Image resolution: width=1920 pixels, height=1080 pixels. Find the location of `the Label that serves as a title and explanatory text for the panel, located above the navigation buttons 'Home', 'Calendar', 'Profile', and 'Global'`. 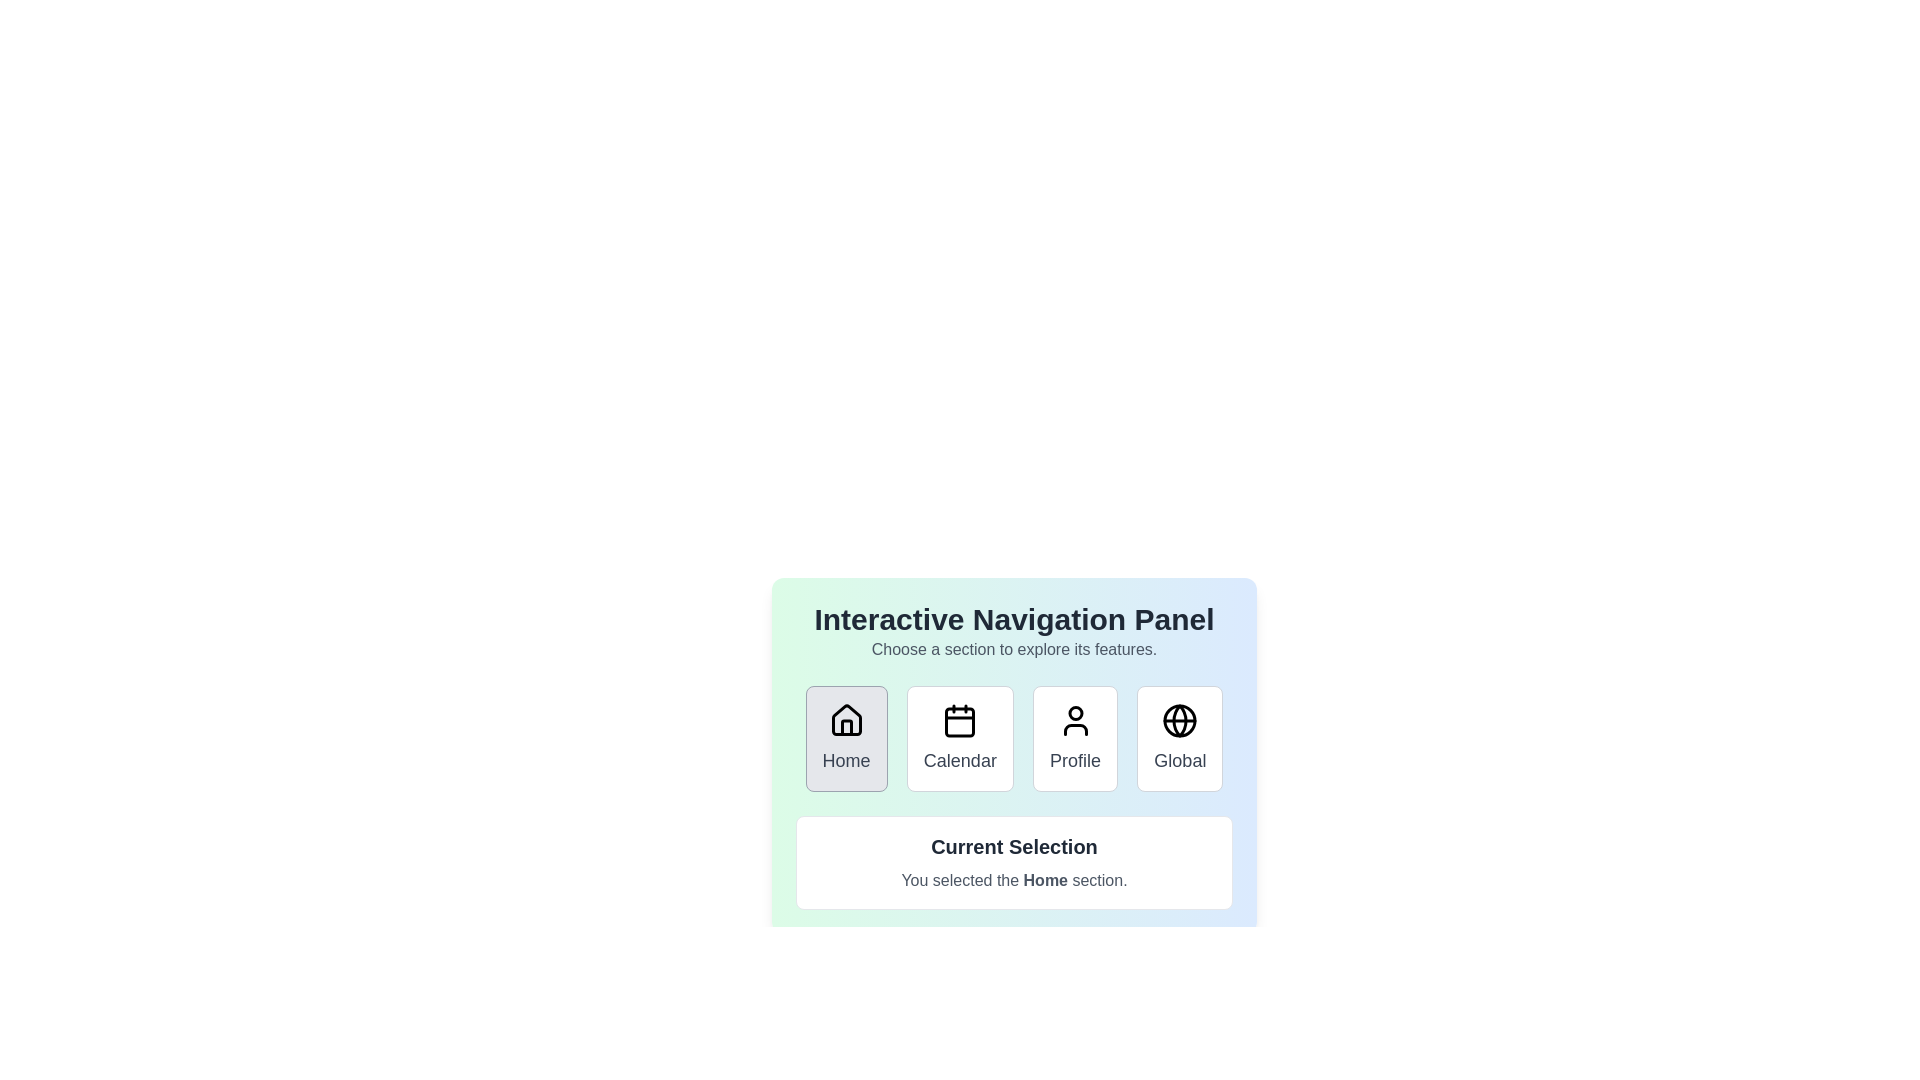

the Label that serves as a title and explanatory text for the panel, located above the navigation buttons 'Home', 'Calendar', 'Profile', and 'Global' is located at coordinates (1014, 632).